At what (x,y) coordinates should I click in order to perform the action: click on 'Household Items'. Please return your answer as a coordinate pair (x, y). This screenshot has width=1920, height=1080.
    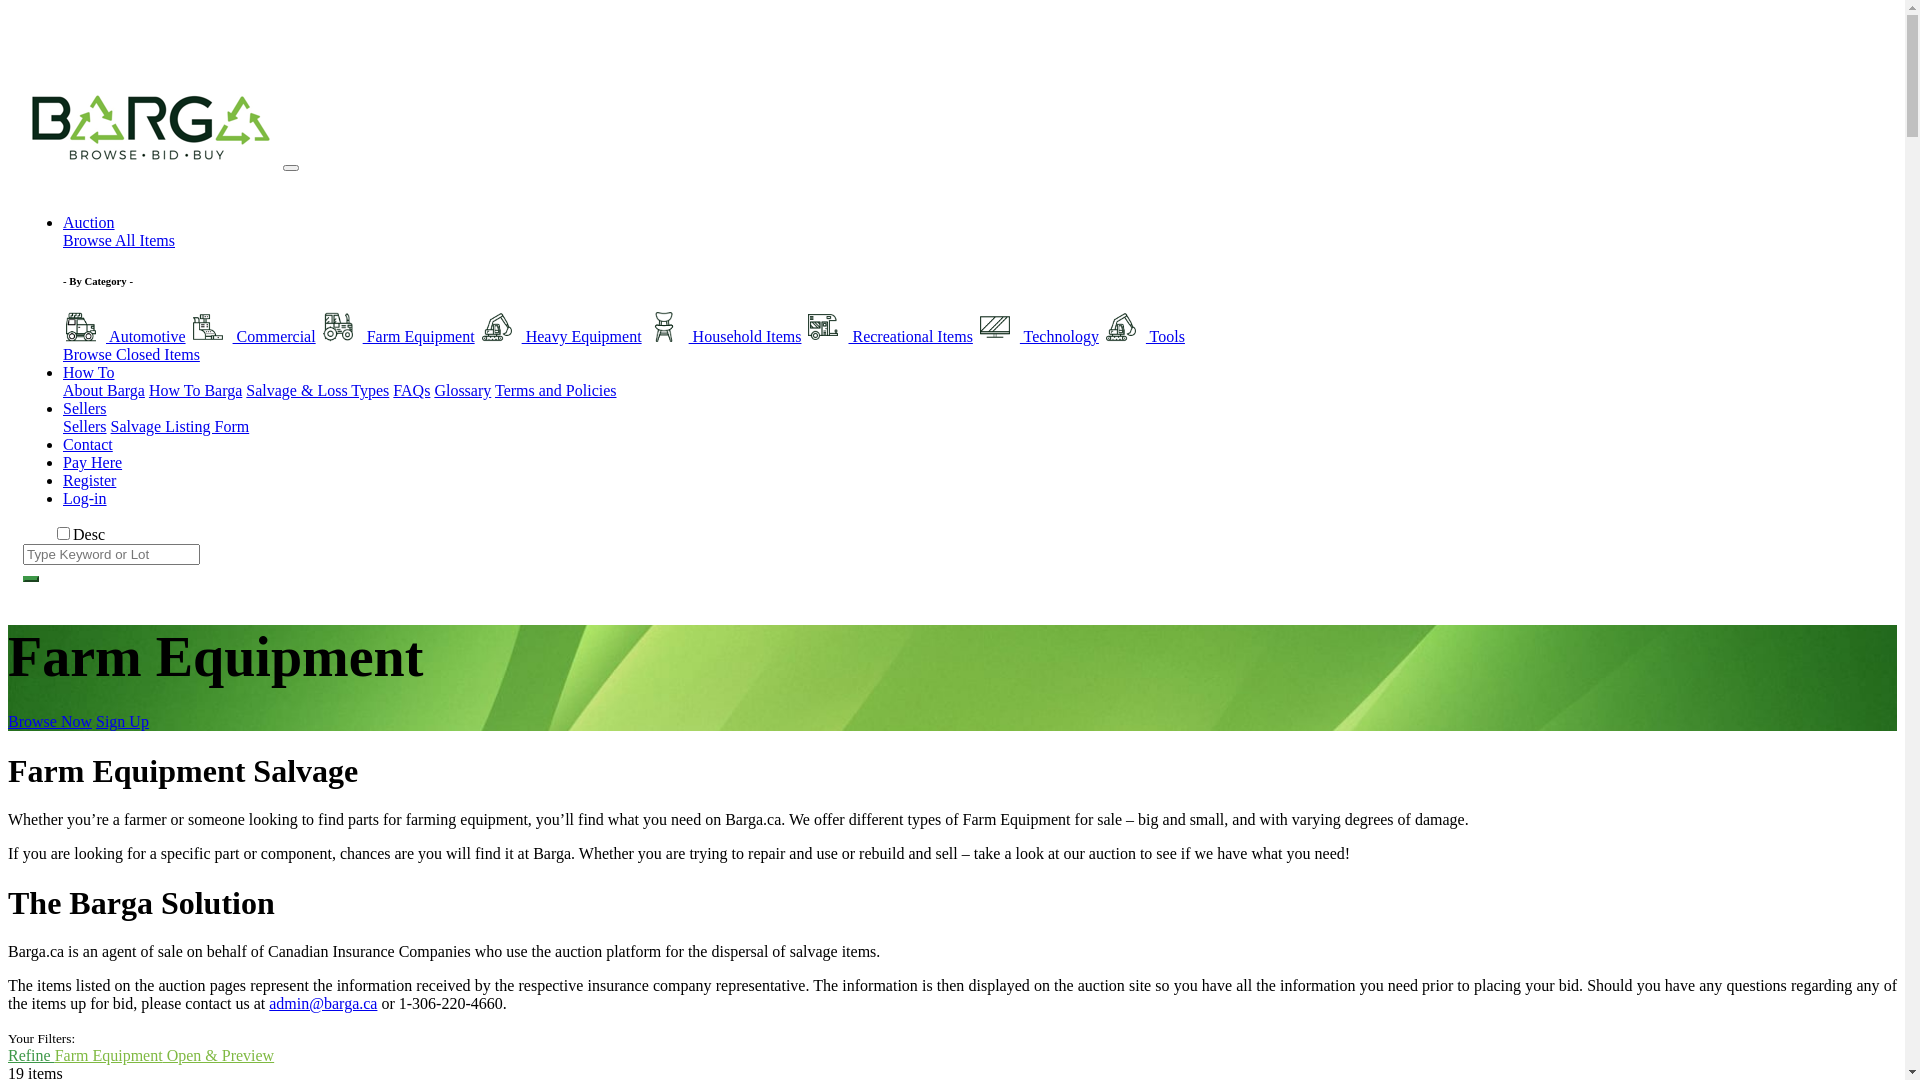
    Looking at the image, I should click on (723, 335).